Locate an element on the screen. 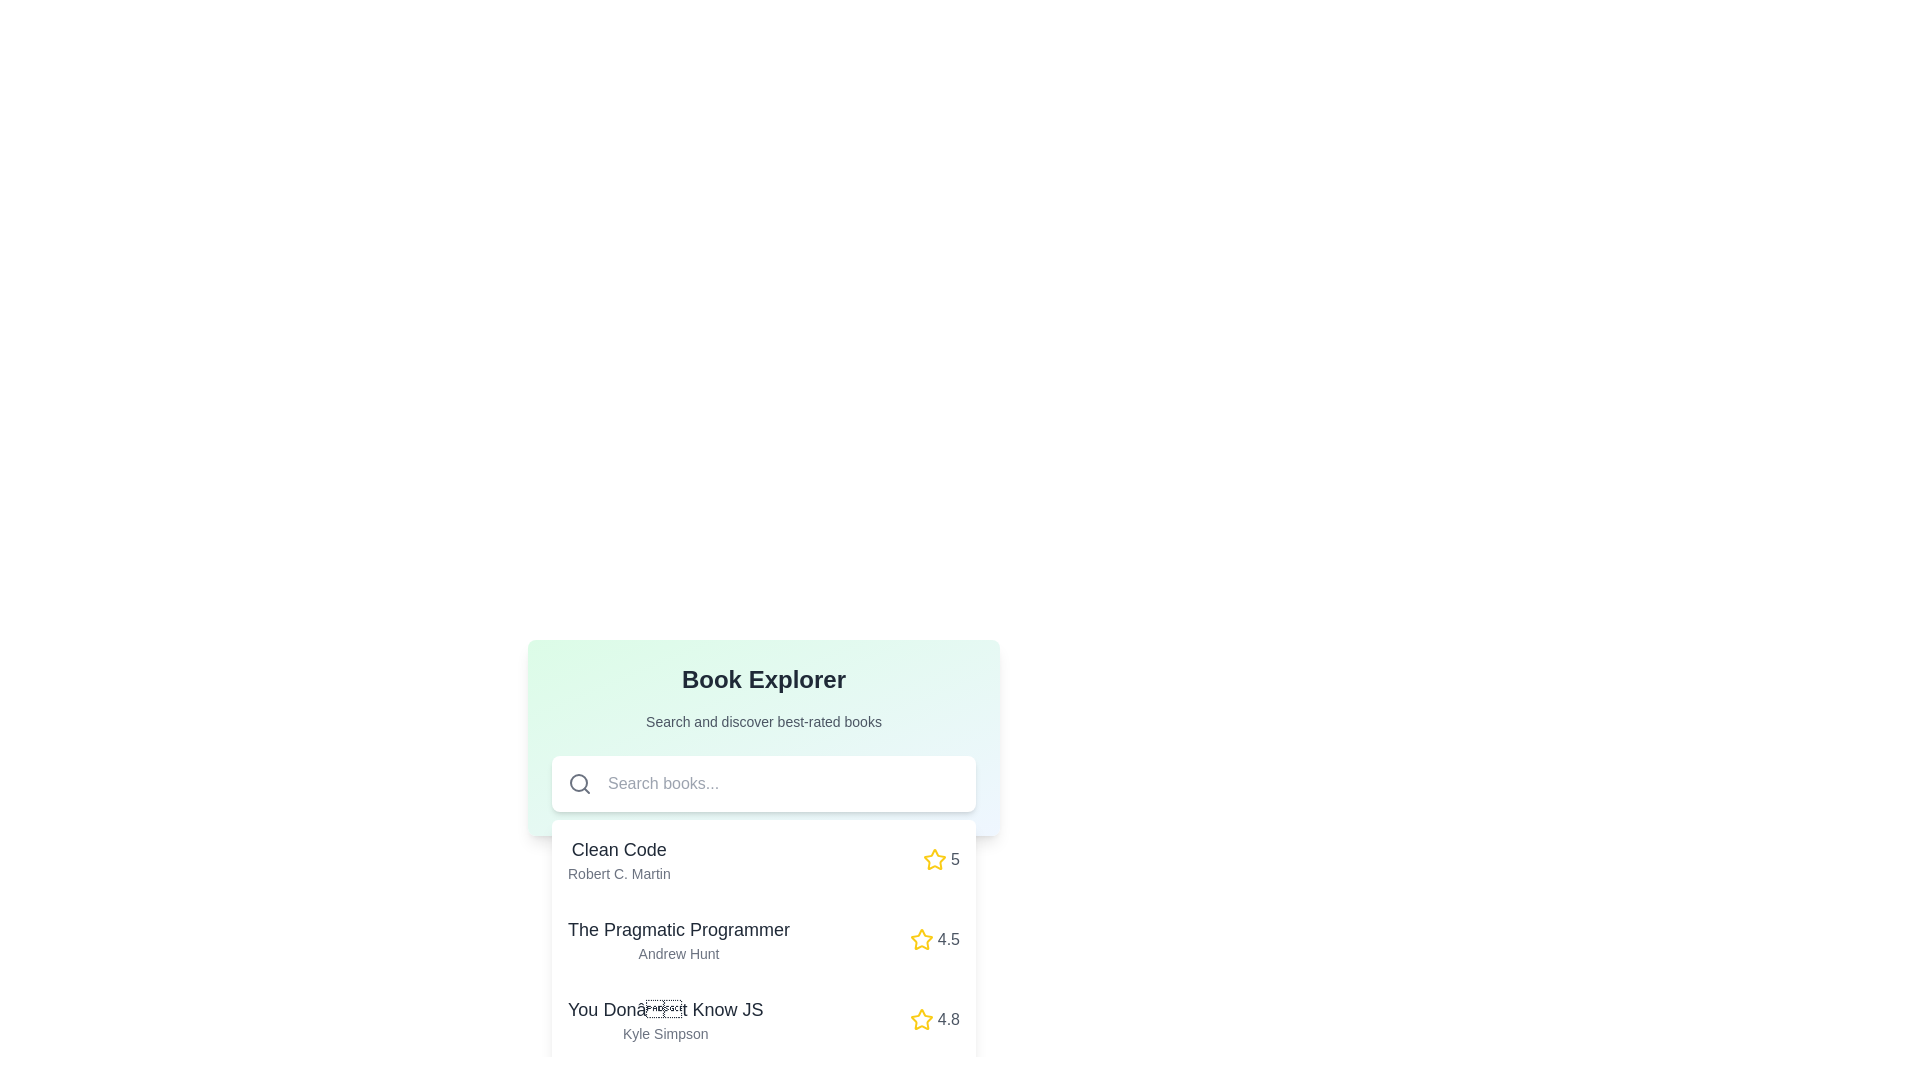 The image size is (1920, 1080). to select the book titled 'The Pragmatic Programmer' by Andrew Hunt, which is the second item in the vertical list of the 'Book Explorer' section is located at coordinates (762, 940).